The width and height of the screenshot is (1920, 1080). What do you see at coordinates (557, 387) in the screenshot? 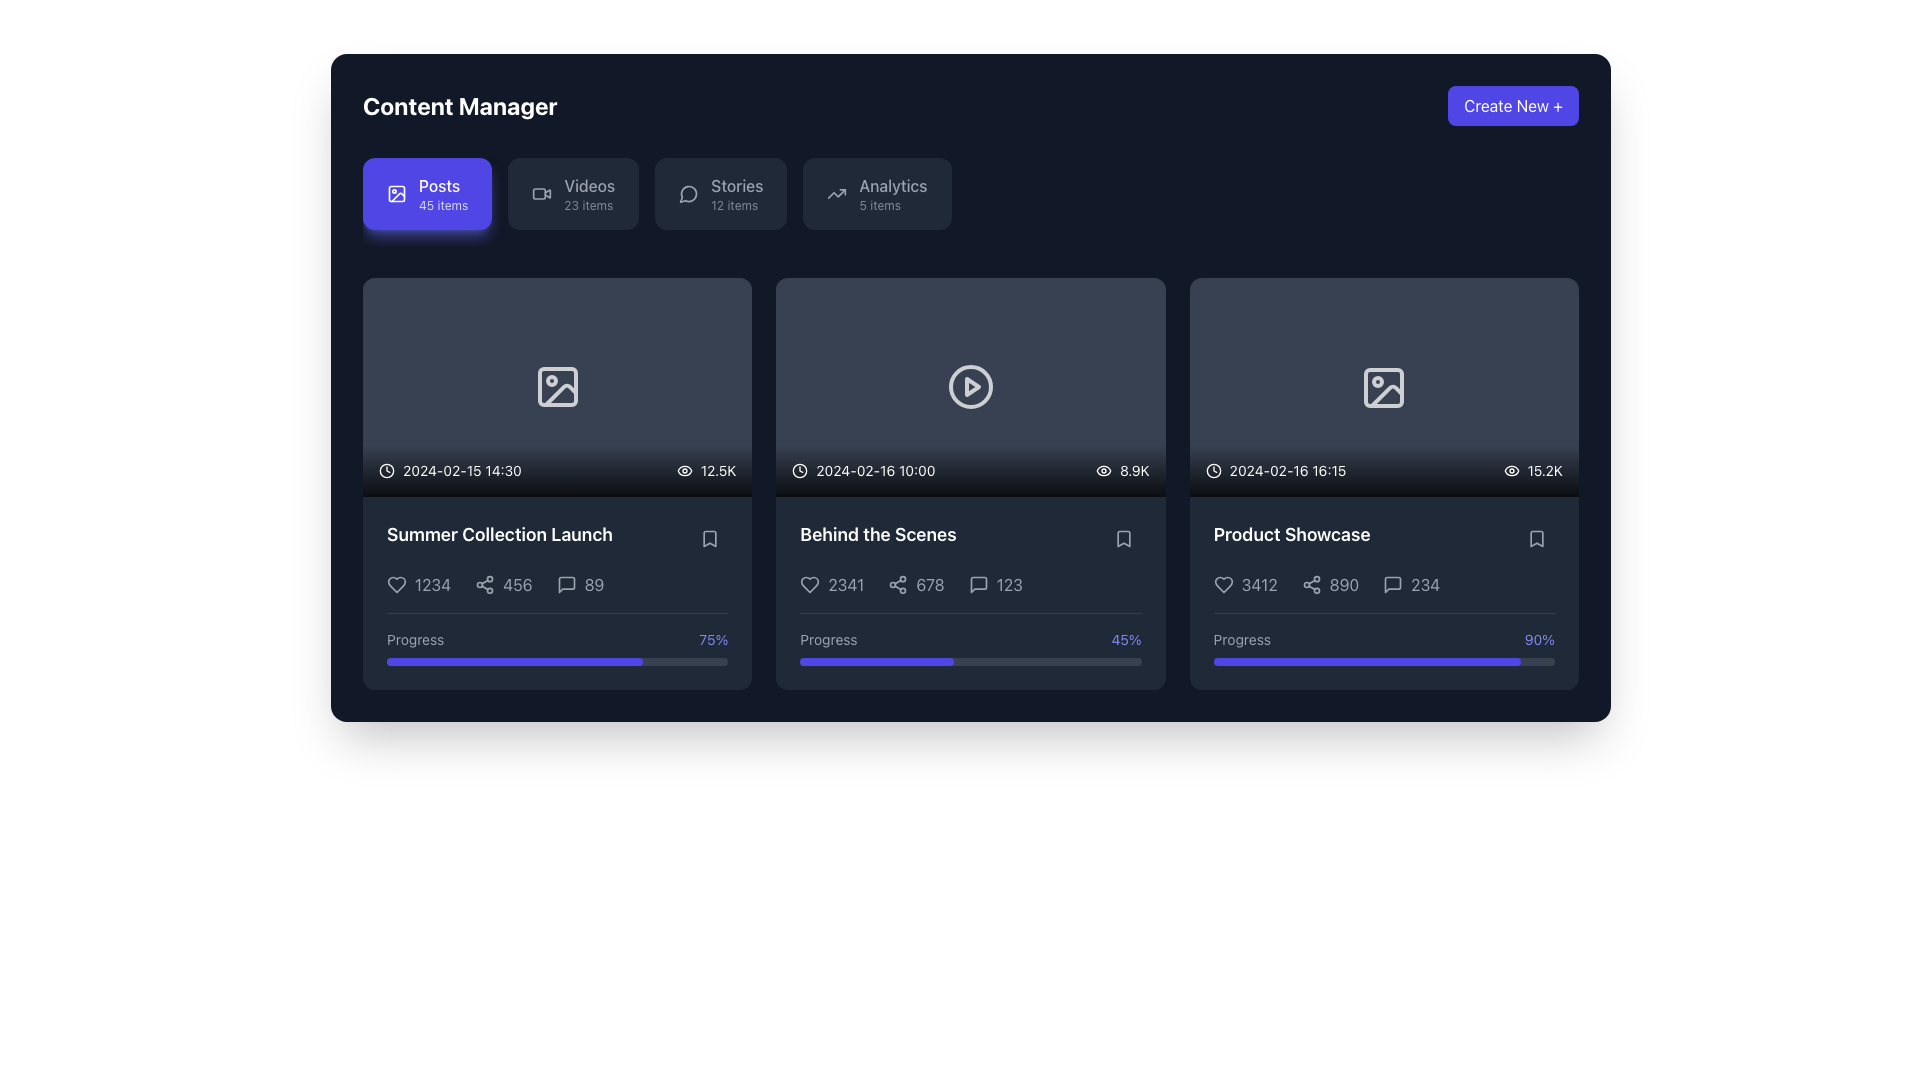
I see `the informational media card in the Content Manager section, which displays a date and time along with a view count` at bounding box center [557, 387].